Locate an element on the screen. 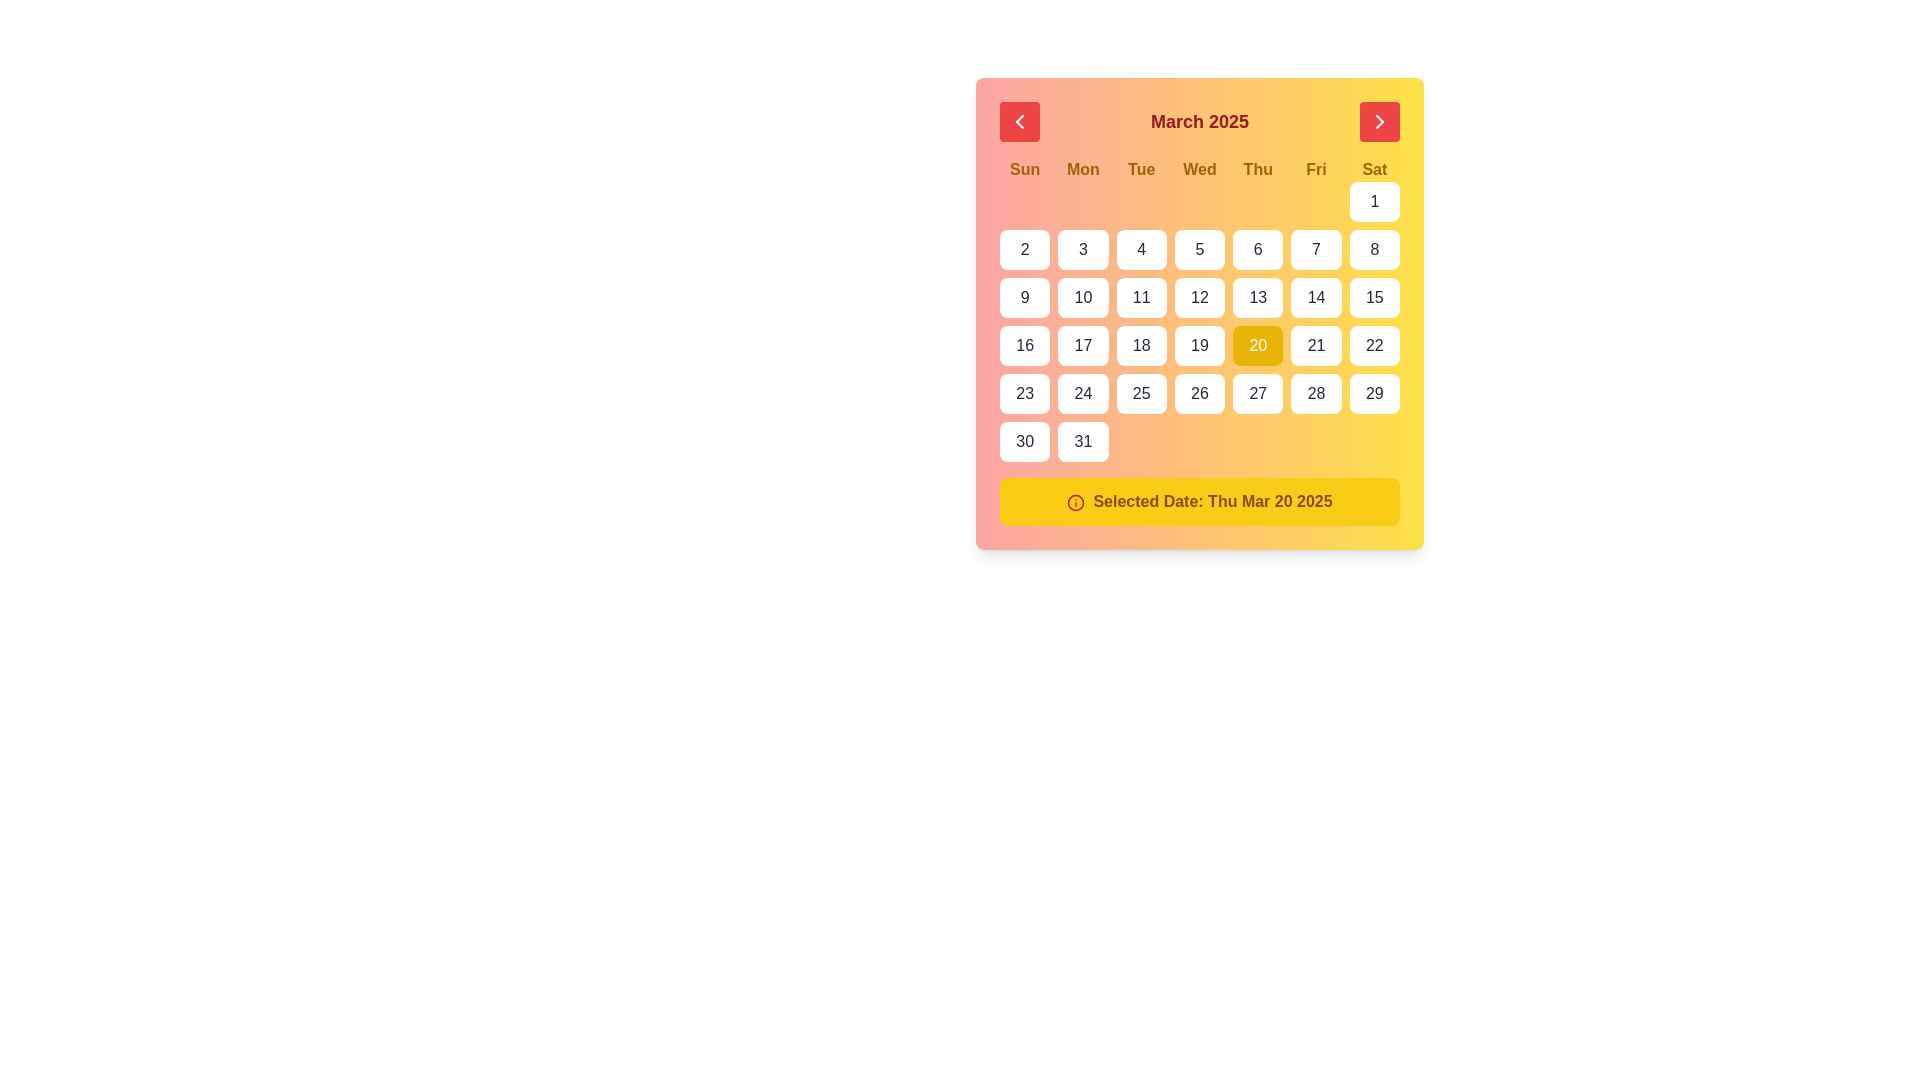  the Text label that represents Sundays in the calendar, positioned as the first element in the week day headers is located at coordinates (1025, 168).